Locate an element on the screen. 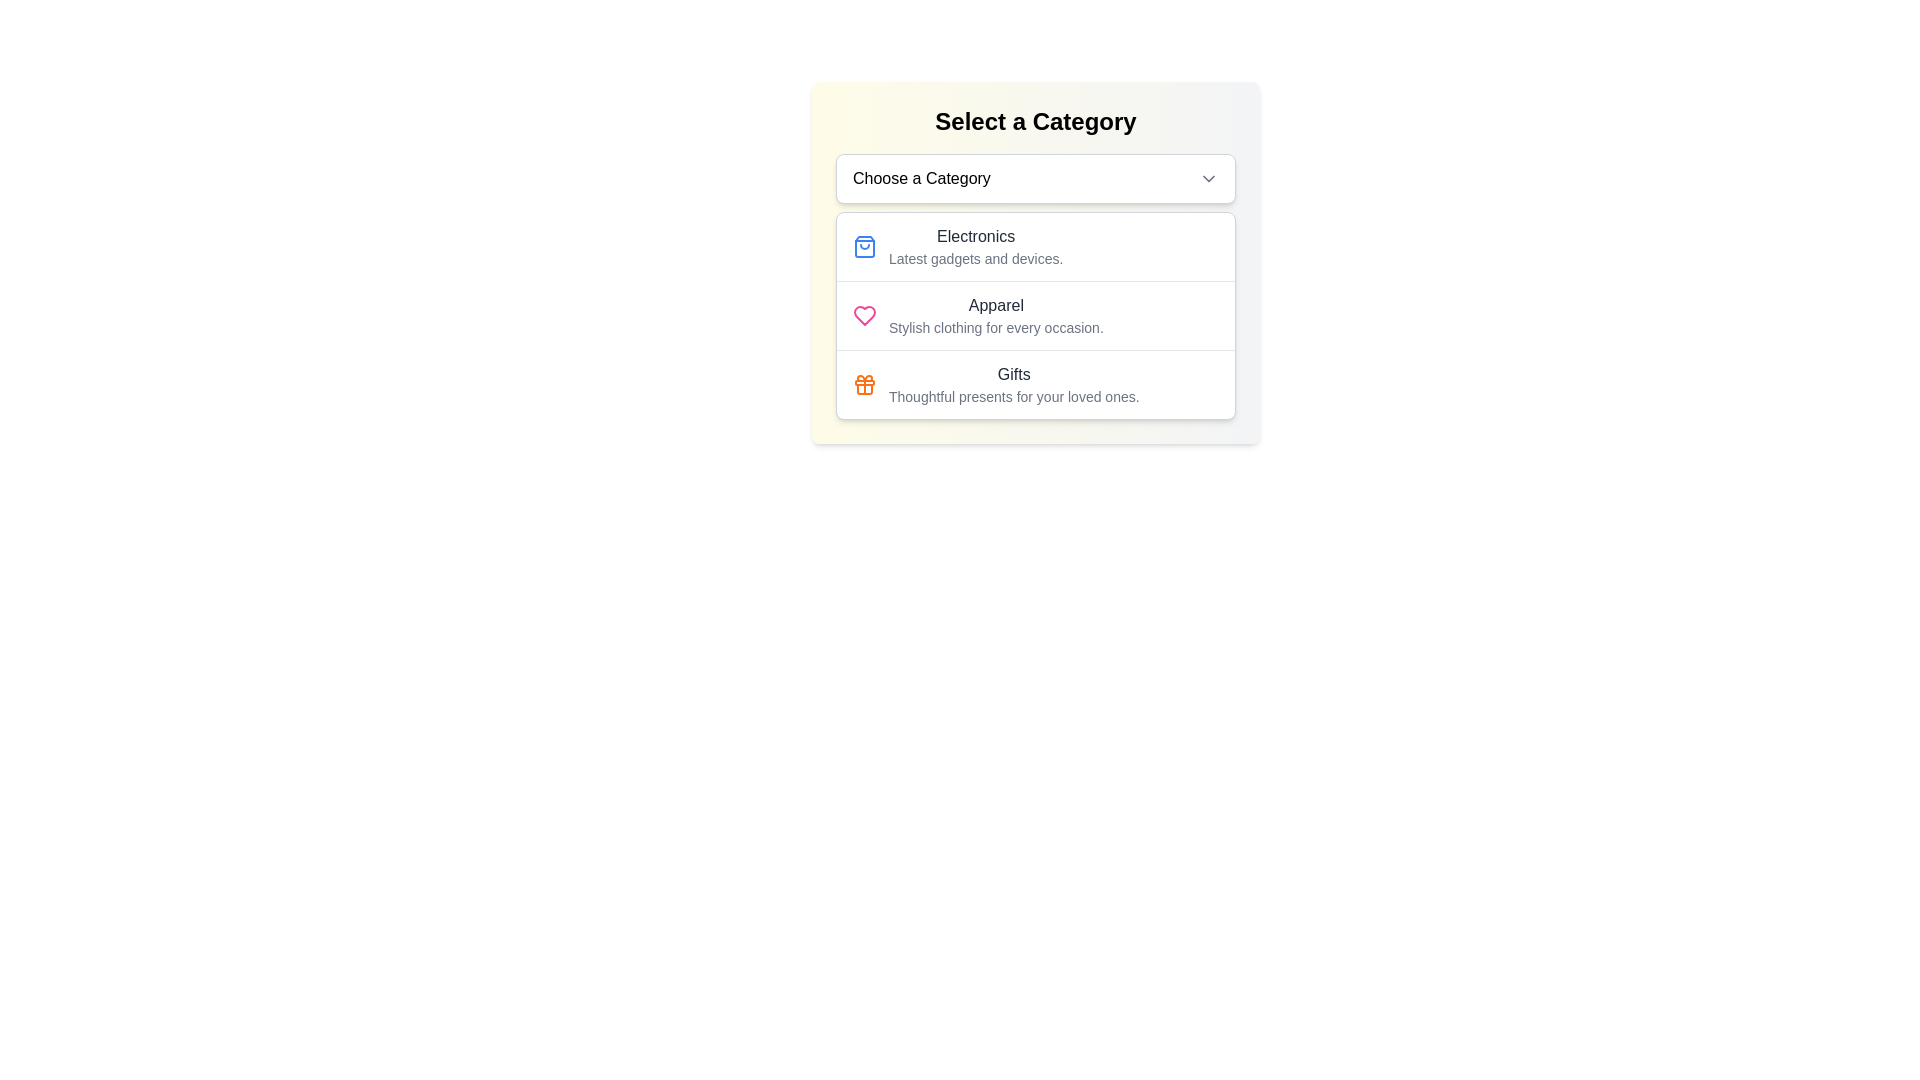 Image resolution: width=1920 pixels, height=1080 pixels. the 'Apparel' category icon is located at coordinates (864, 315).